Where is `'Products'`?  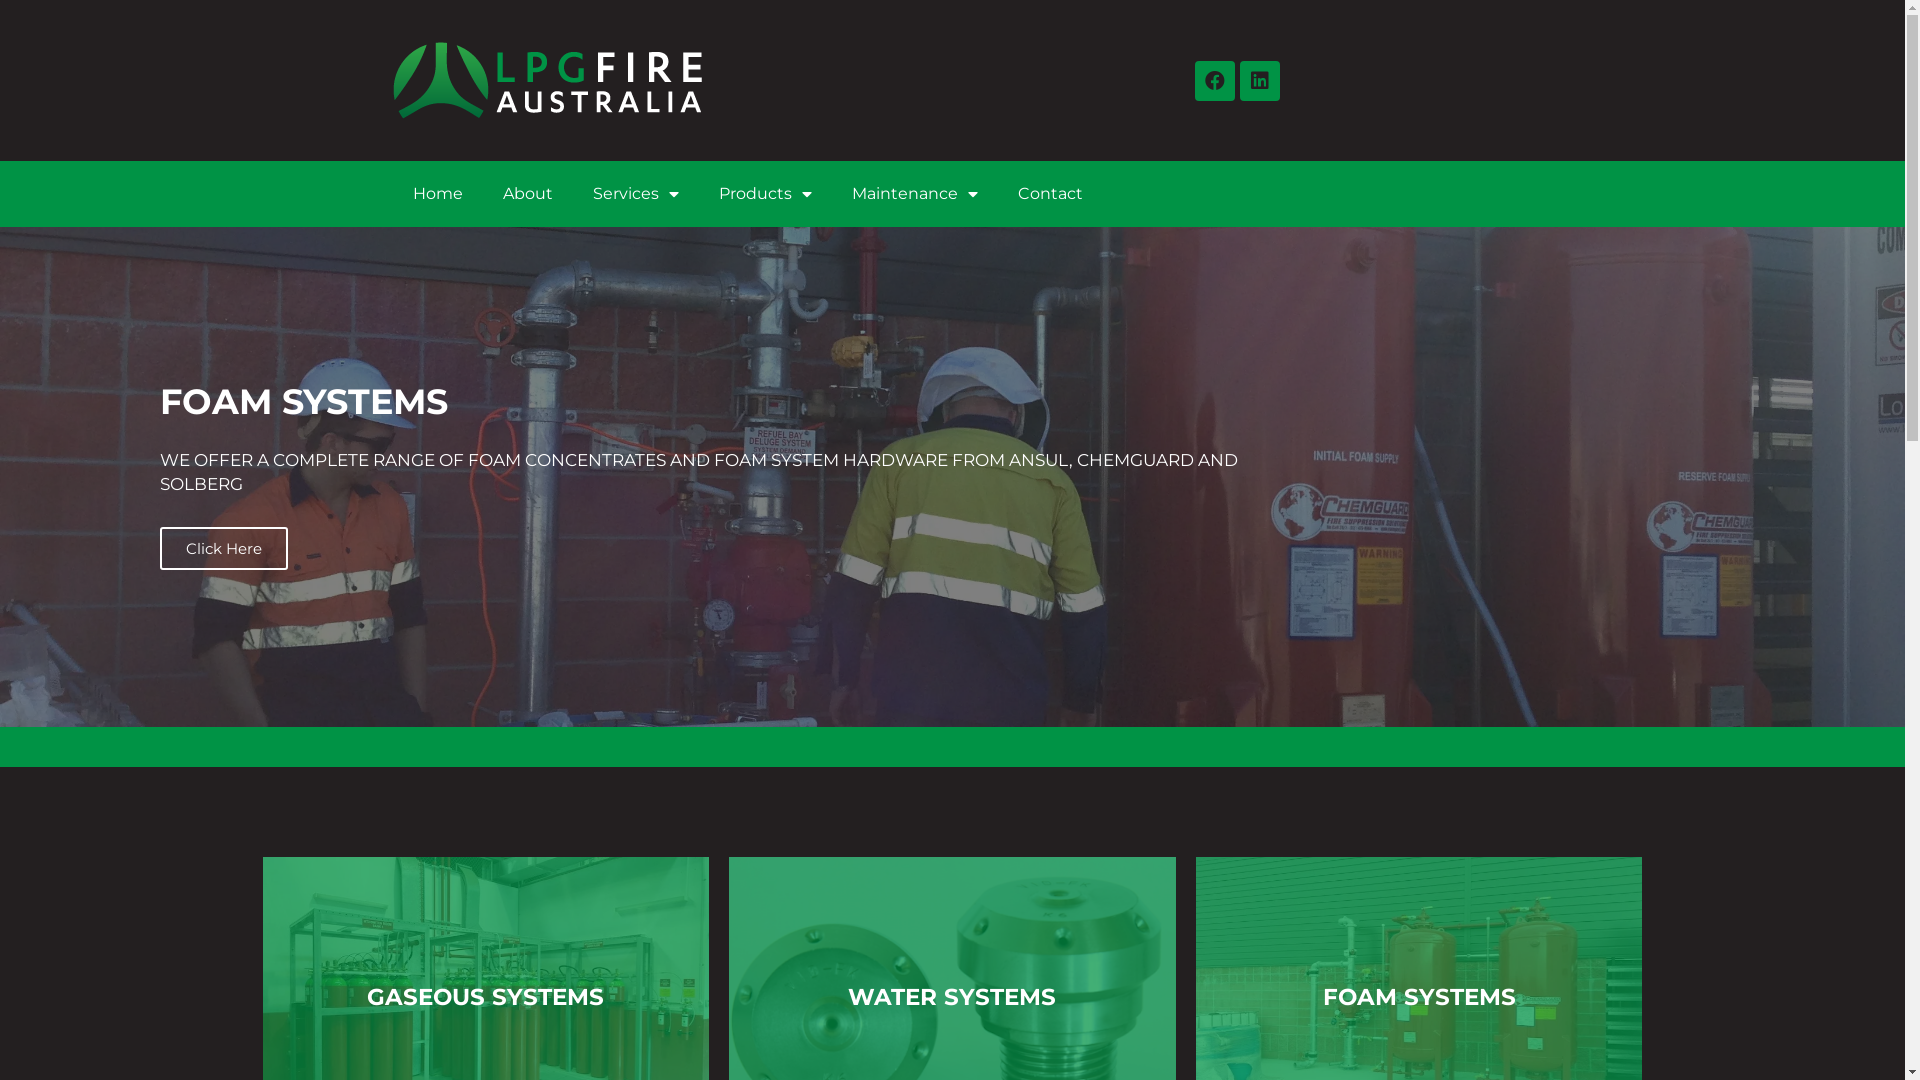
'Products' is located at coordinates (763, 193).